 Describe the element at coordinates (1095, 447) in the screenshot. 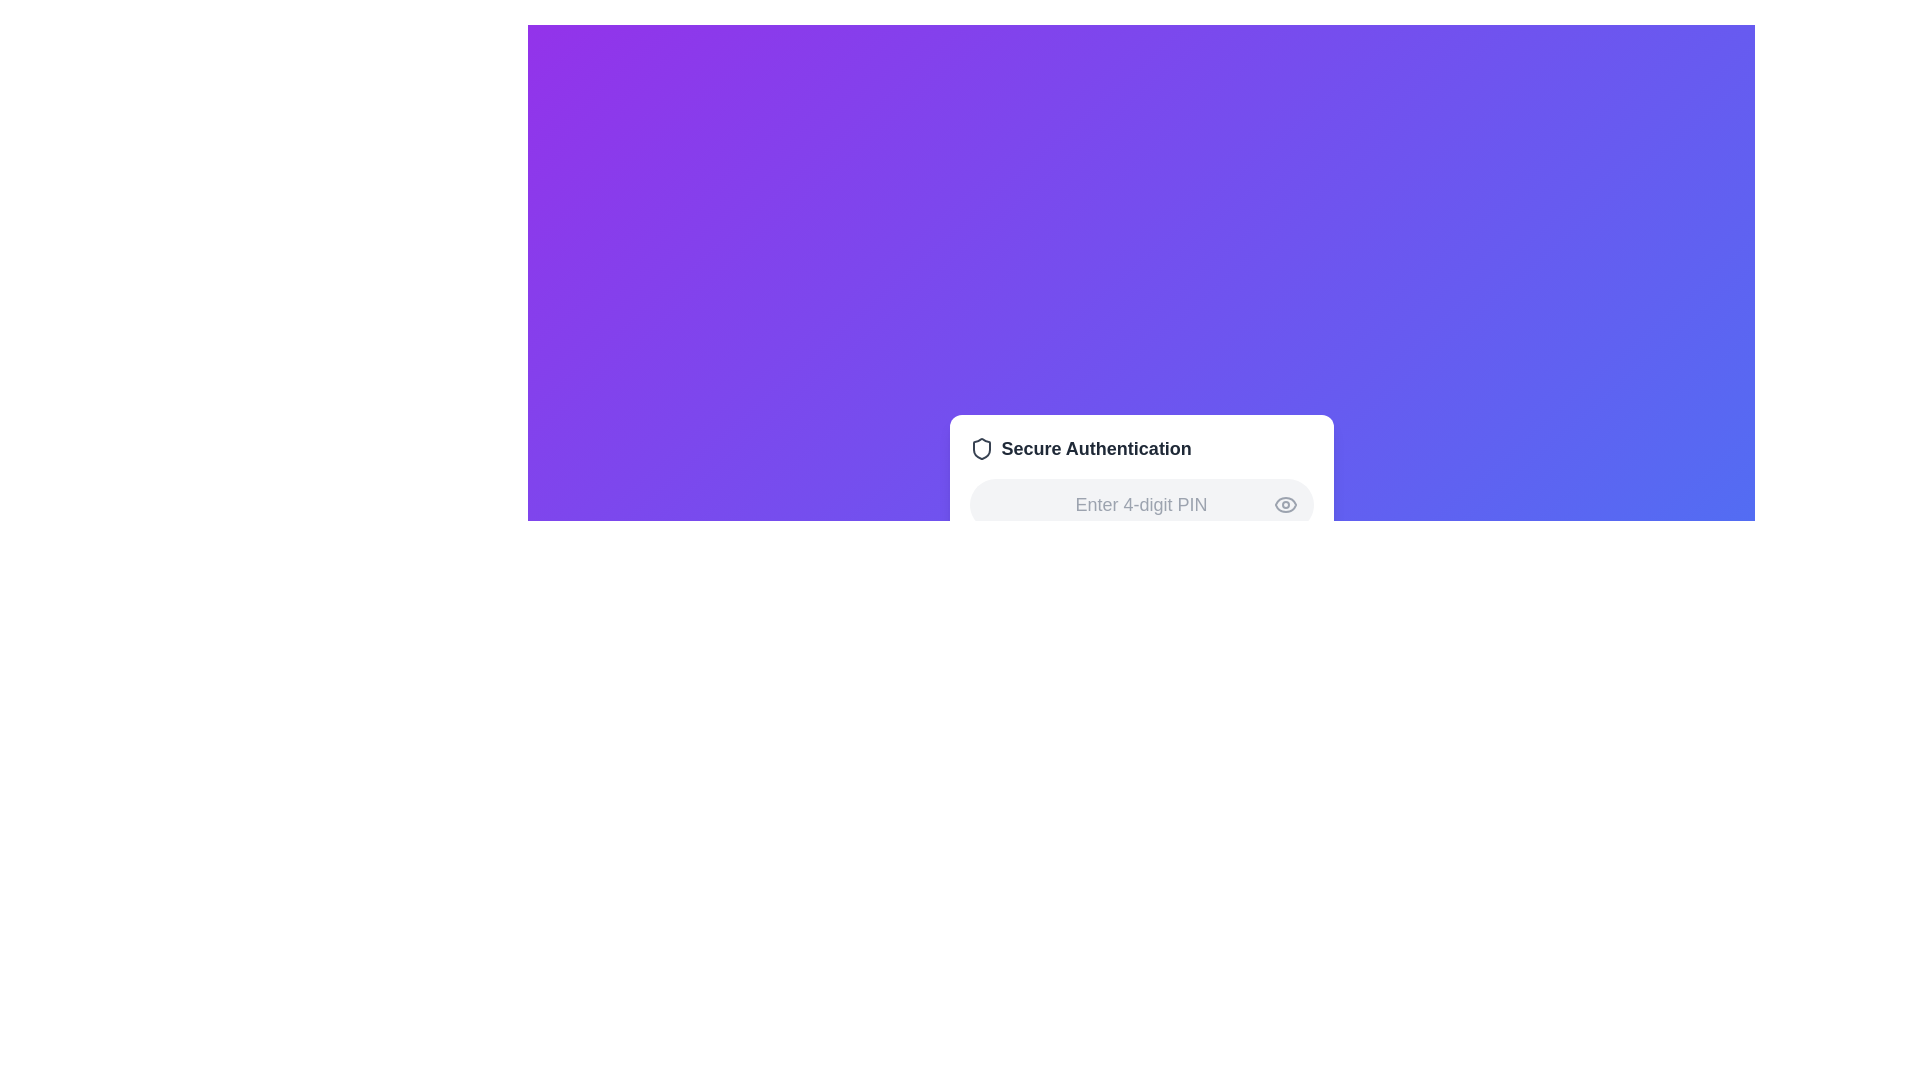

I see `the 'Secure Authentication' text element, which is displayed in bold dark gray font and is part of a security overview UI, located near the top center of a card-like component` at that location.